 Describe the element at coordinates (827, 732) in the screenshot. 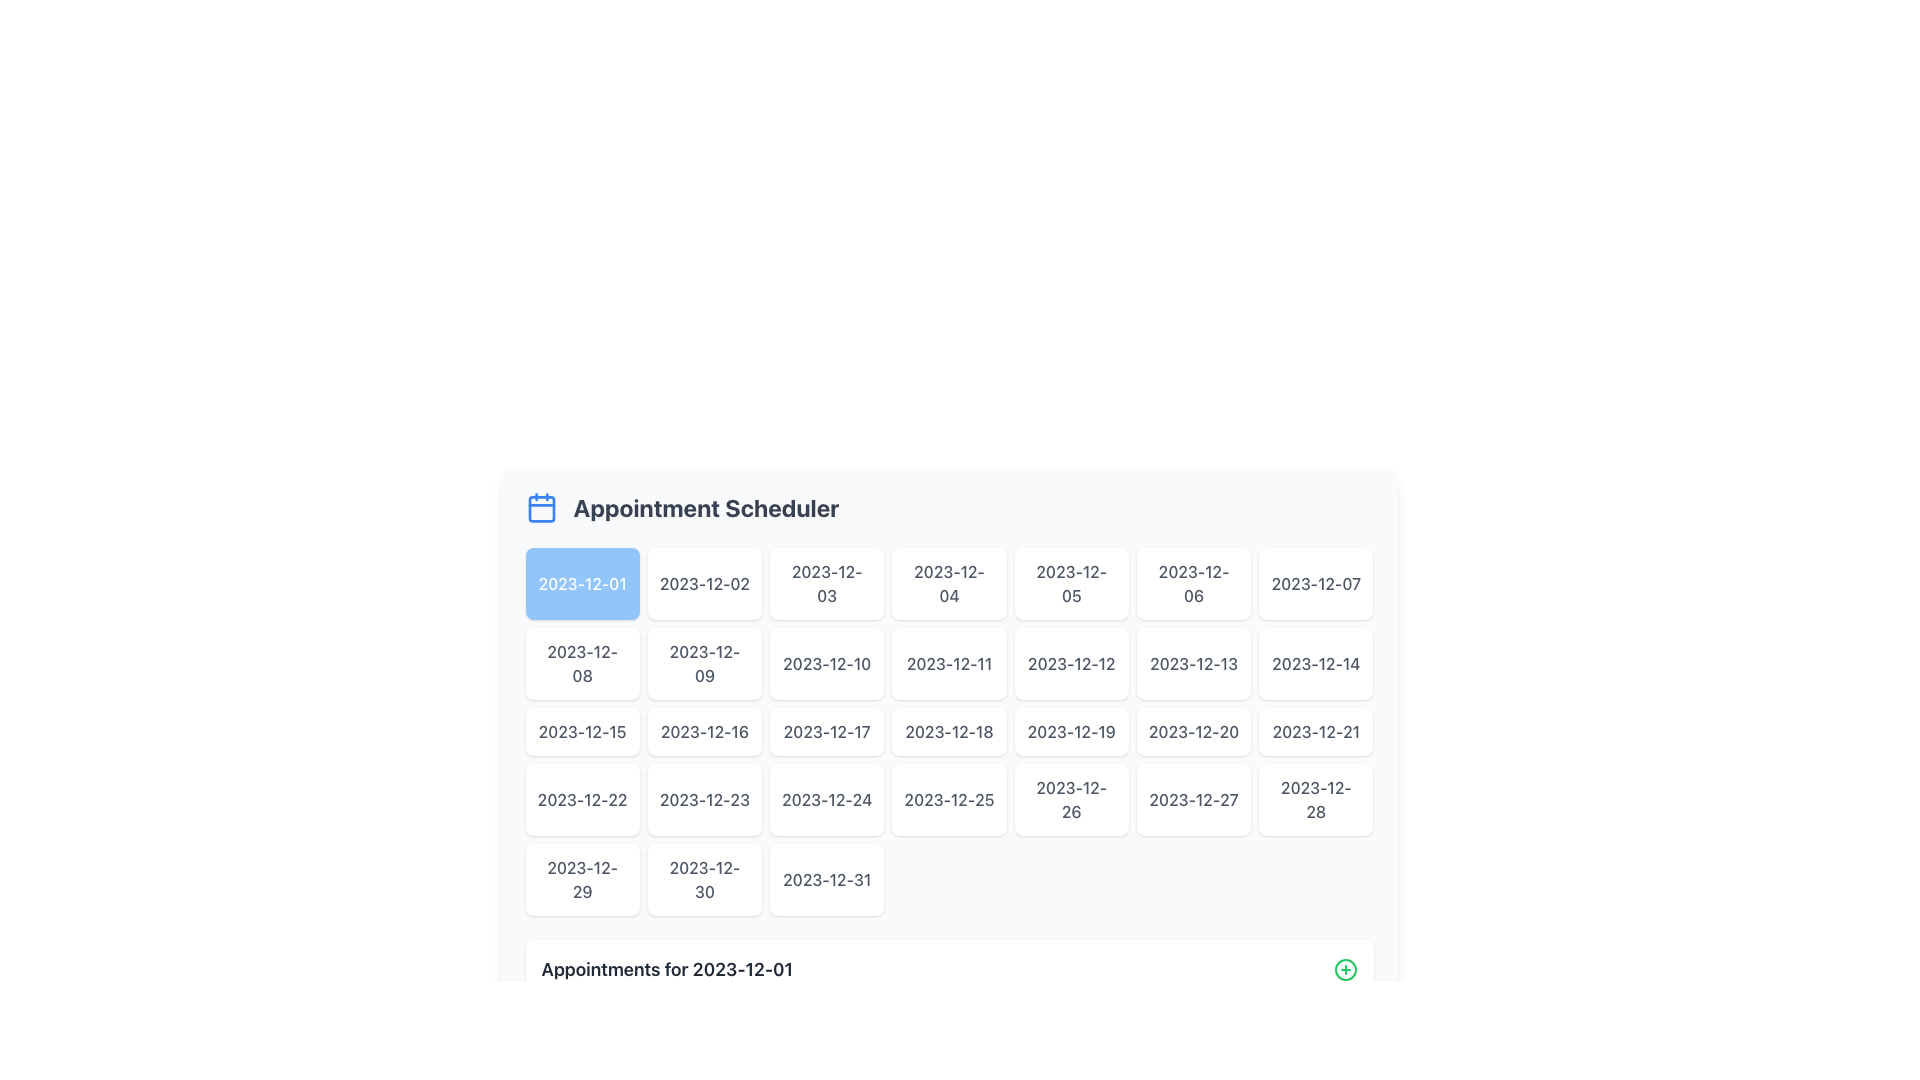

I see `the date button for '2023-12-17' in the Appointment Scheduler section to change its background color` at that location.